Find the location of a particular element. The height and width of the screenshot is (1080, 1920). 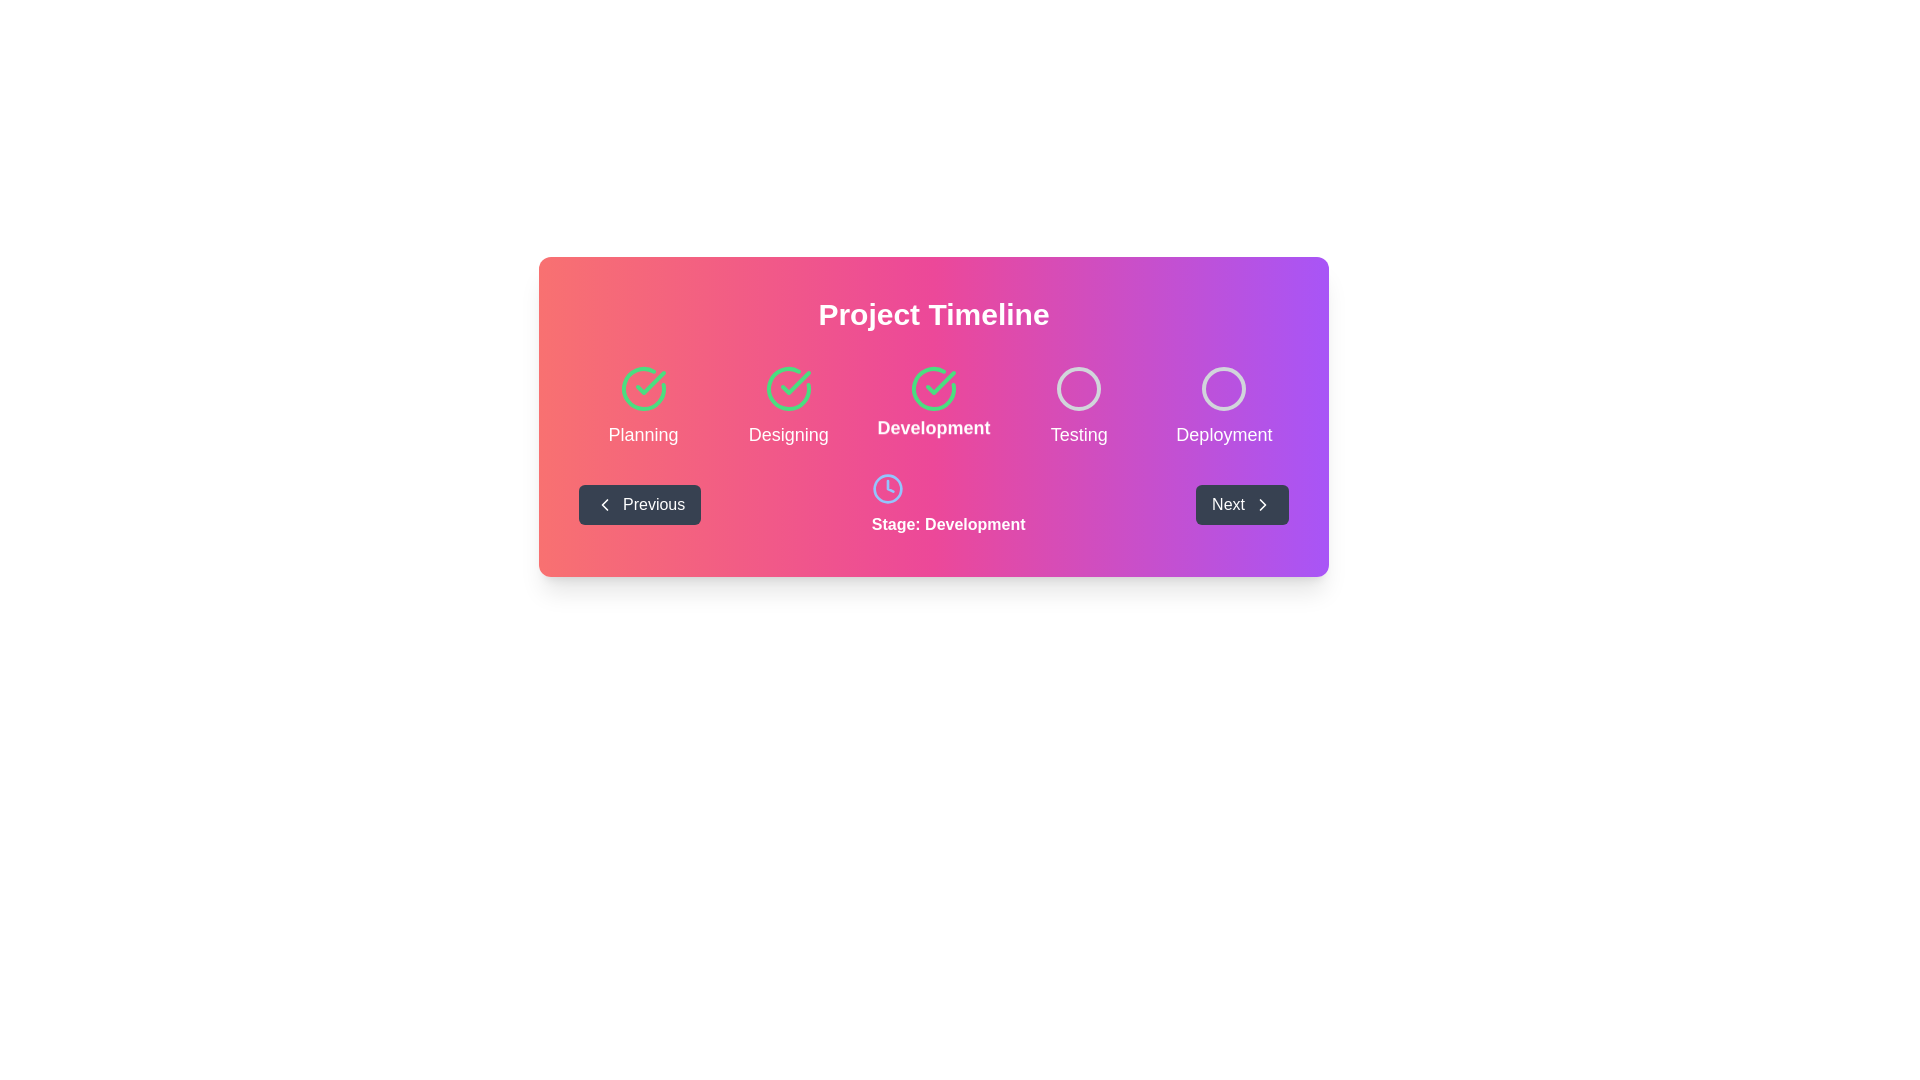

the green circular outline of the progress icon that is part of the third milestone indicator under the 'Development' label in the horizontal timeline is located at coordinates (933, 389).